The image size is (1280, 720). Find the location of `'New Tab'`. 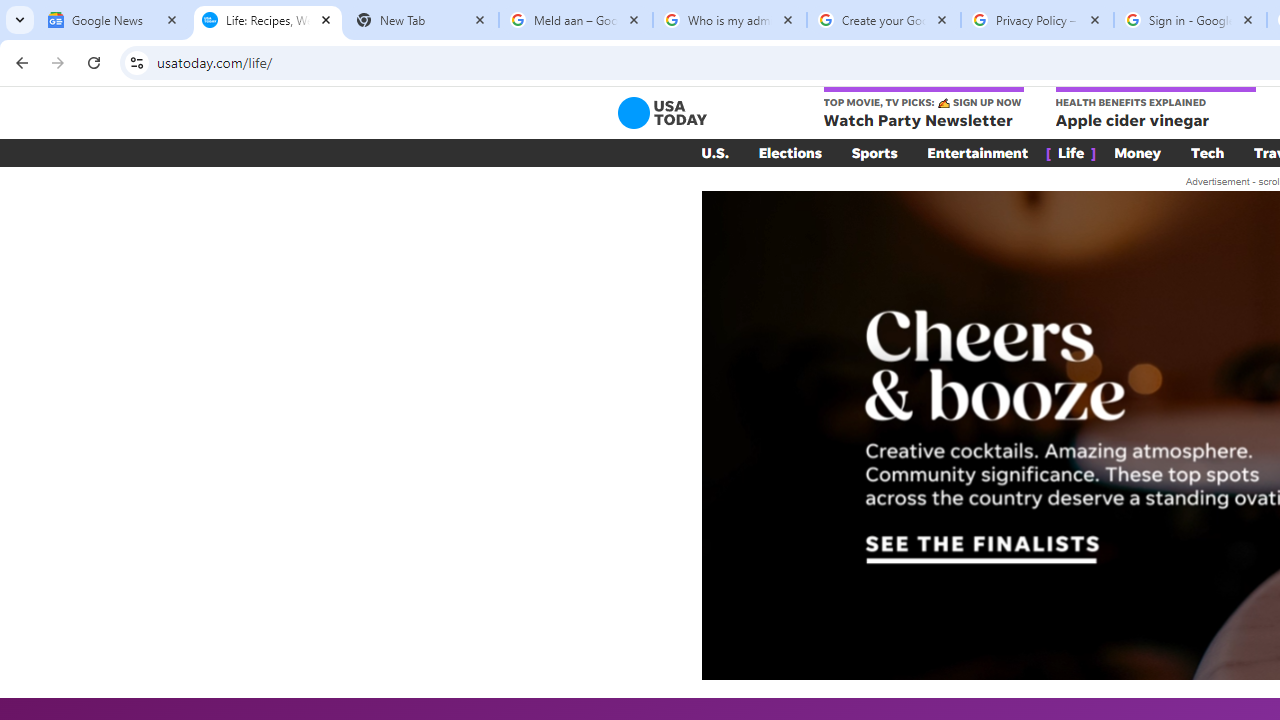

'New Tab' is located at coordinates (420, 20).